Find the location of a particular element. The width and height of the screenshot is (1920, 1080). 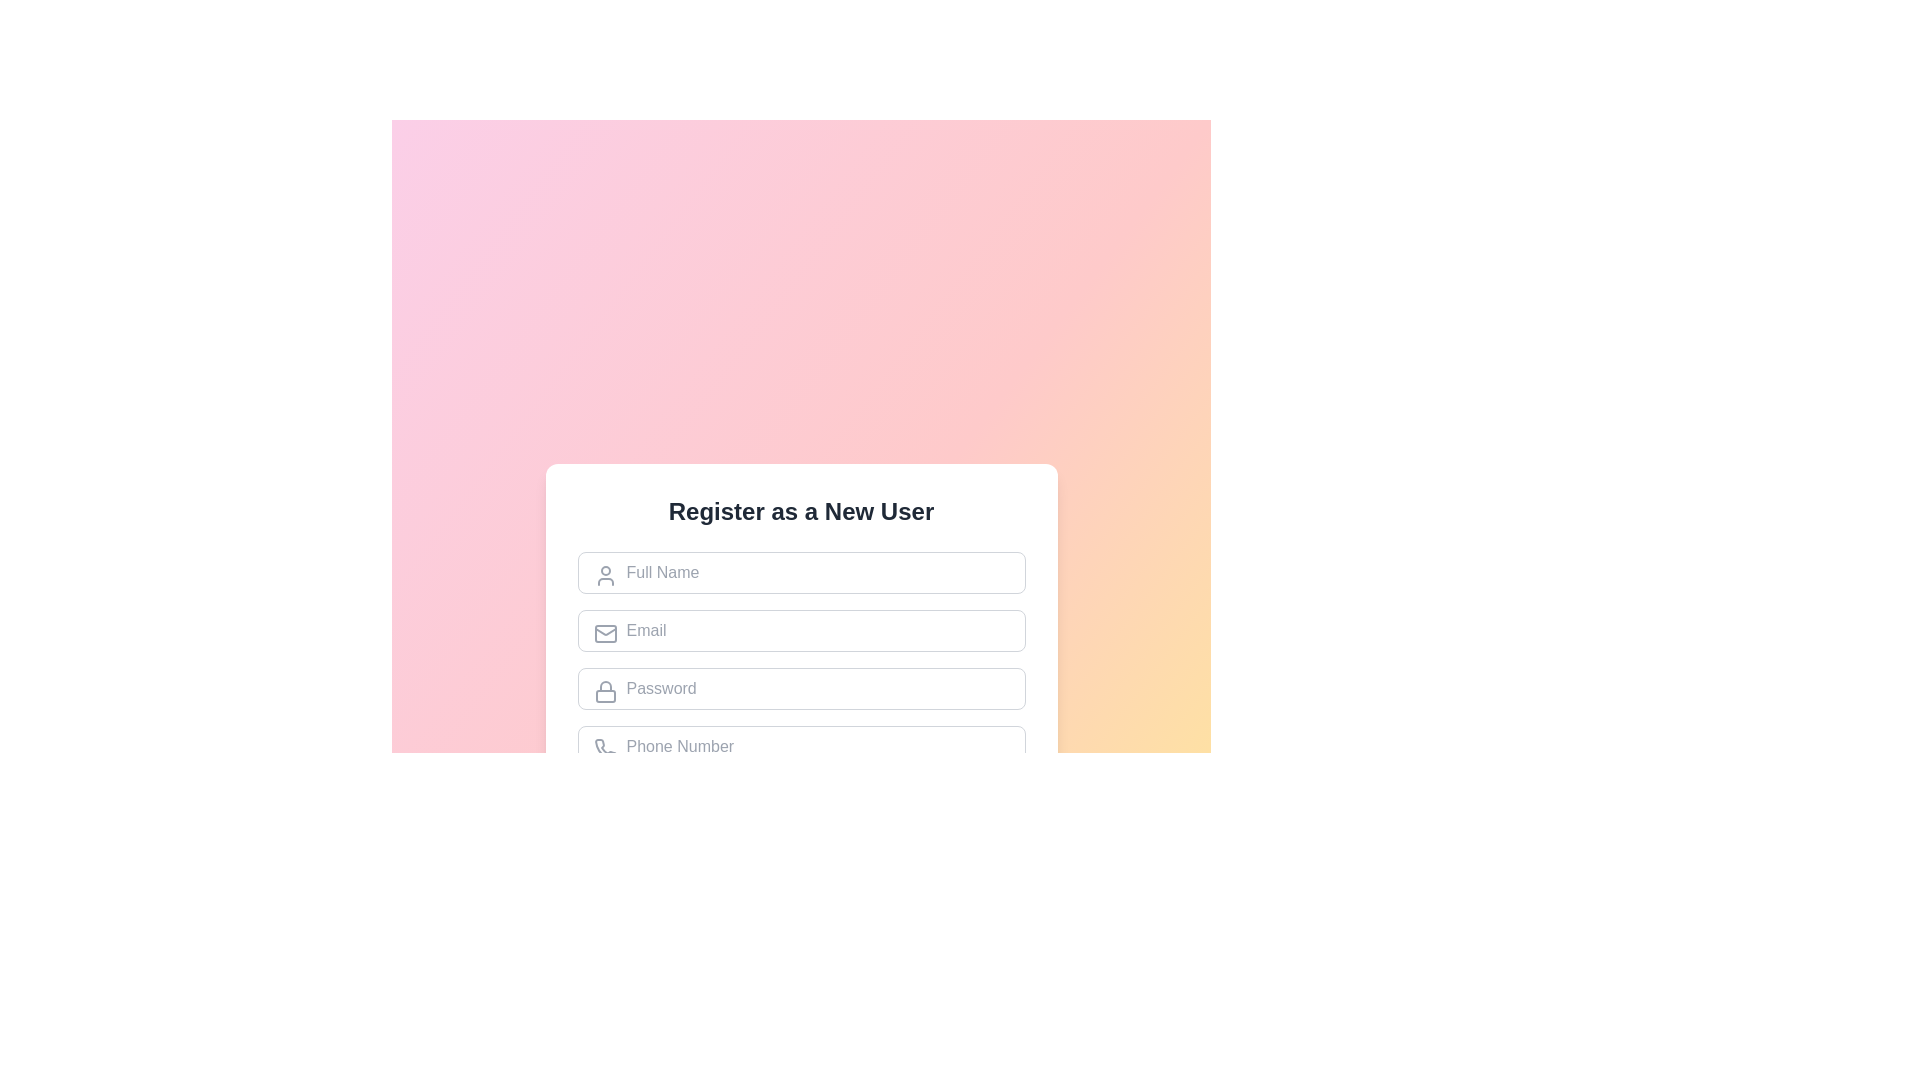

the lower rectangular box of the mail icon representation, which is part of the SVG-based mail icon, located to the left of the 'Email' input field's label text is located at coordinates (604, 633).